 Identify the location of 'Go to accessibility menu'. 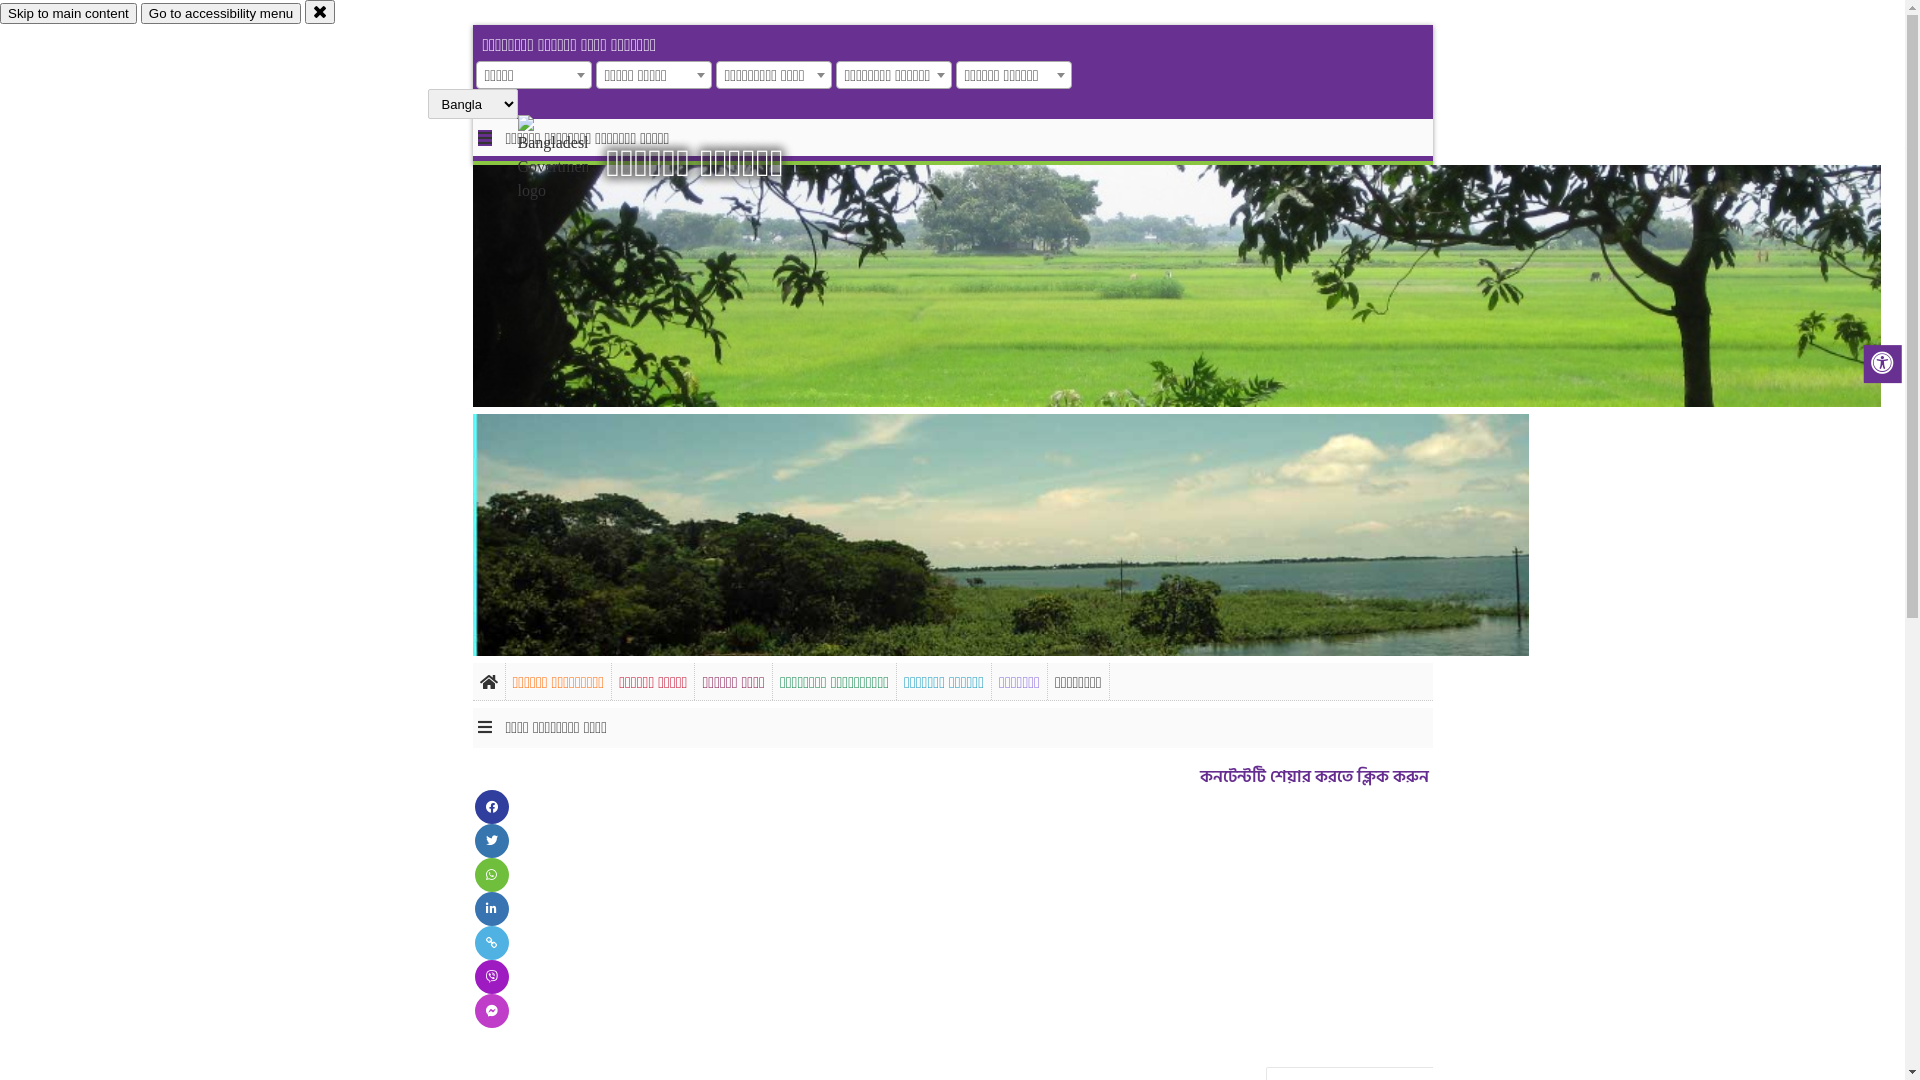
(220, 13).